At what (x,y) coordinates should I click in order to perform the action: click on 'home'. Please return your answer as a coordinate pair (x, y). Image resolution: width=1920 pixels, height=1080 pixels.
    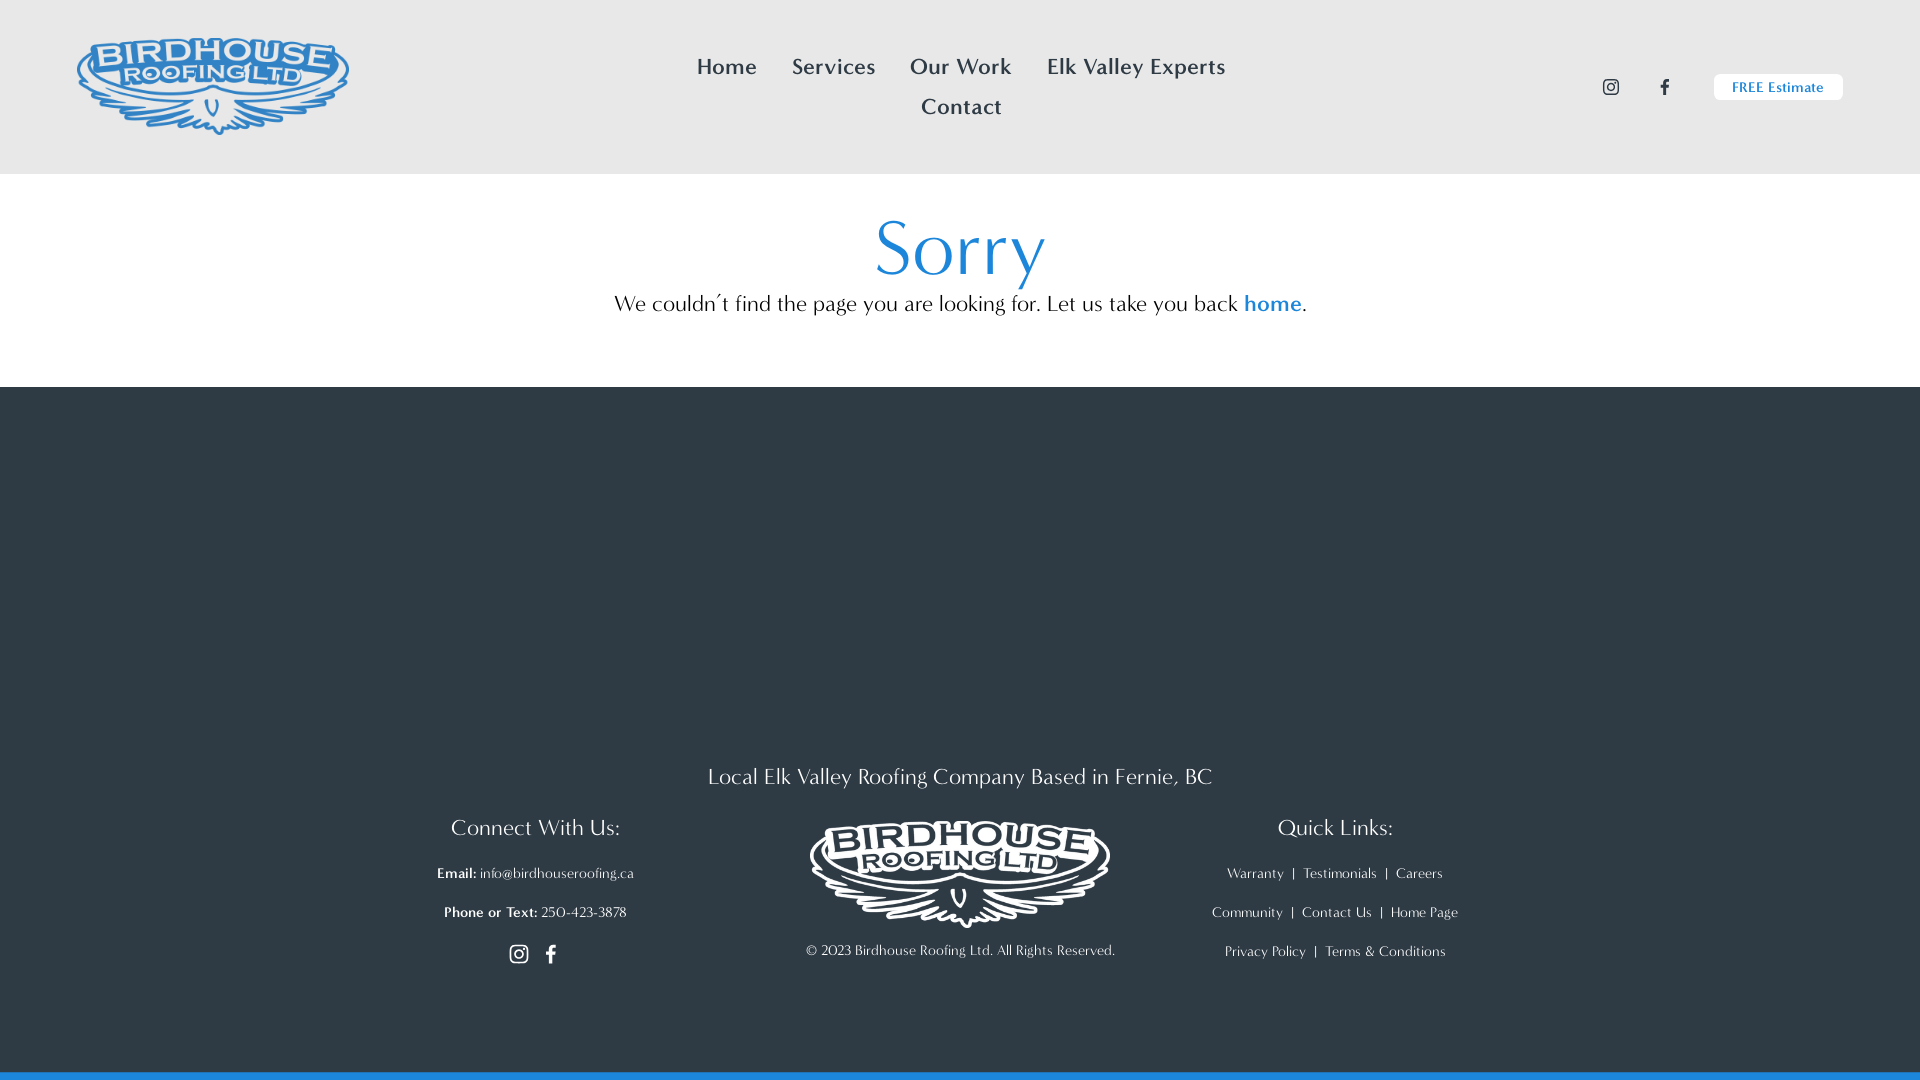
    Looking at the image, I should click on (1271, 303).